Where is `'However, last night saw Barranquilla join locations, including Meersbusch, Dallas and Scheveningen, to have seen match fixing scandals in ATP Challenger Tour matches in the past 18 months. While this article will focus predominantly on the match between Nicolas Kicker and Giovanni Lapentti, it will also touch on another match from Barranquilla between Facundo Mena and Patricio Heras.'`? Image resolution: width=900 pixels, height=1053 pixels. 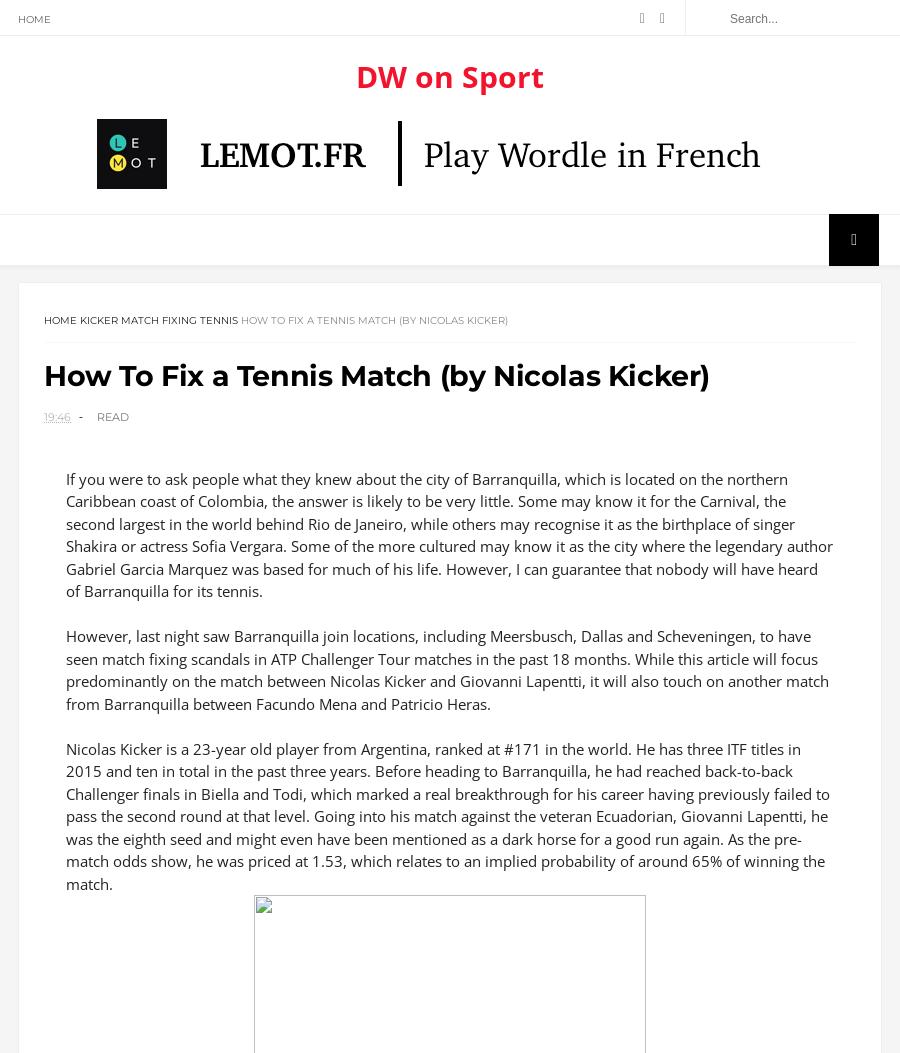
'However, last night saw Barranquilla join locations, including Meersbusch, Dallas and Scheveningen, to have seen match fixing scandals in ATP Challenger Tour matches in the past 18 months. While this article will focus predominantly on the match between Nicolas Kicker and Giovanni Lapentti, it will also touch on another match from Barranquilla between Facundo Mena and Patricio Heras.' is located at coordinates (64, 677).